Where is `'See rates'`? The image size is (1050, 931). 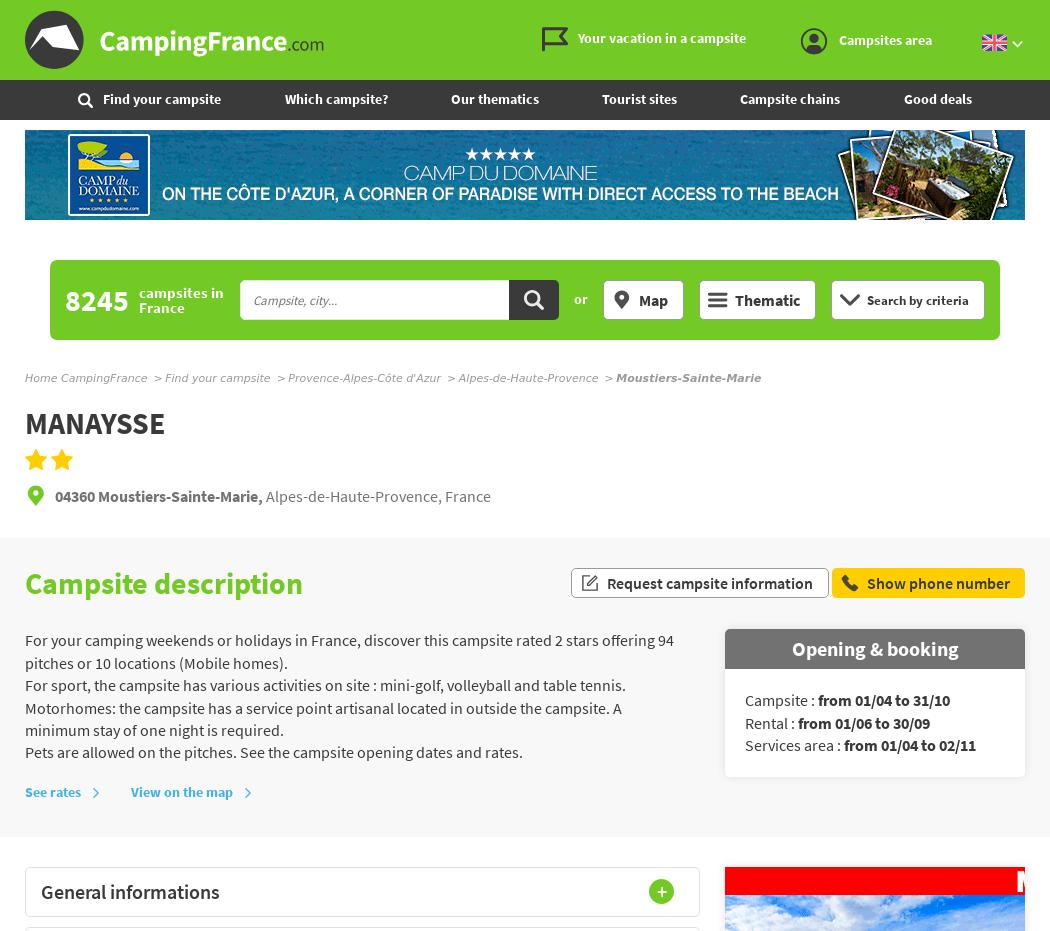 'See rates' is located at coordinates (24, 790).